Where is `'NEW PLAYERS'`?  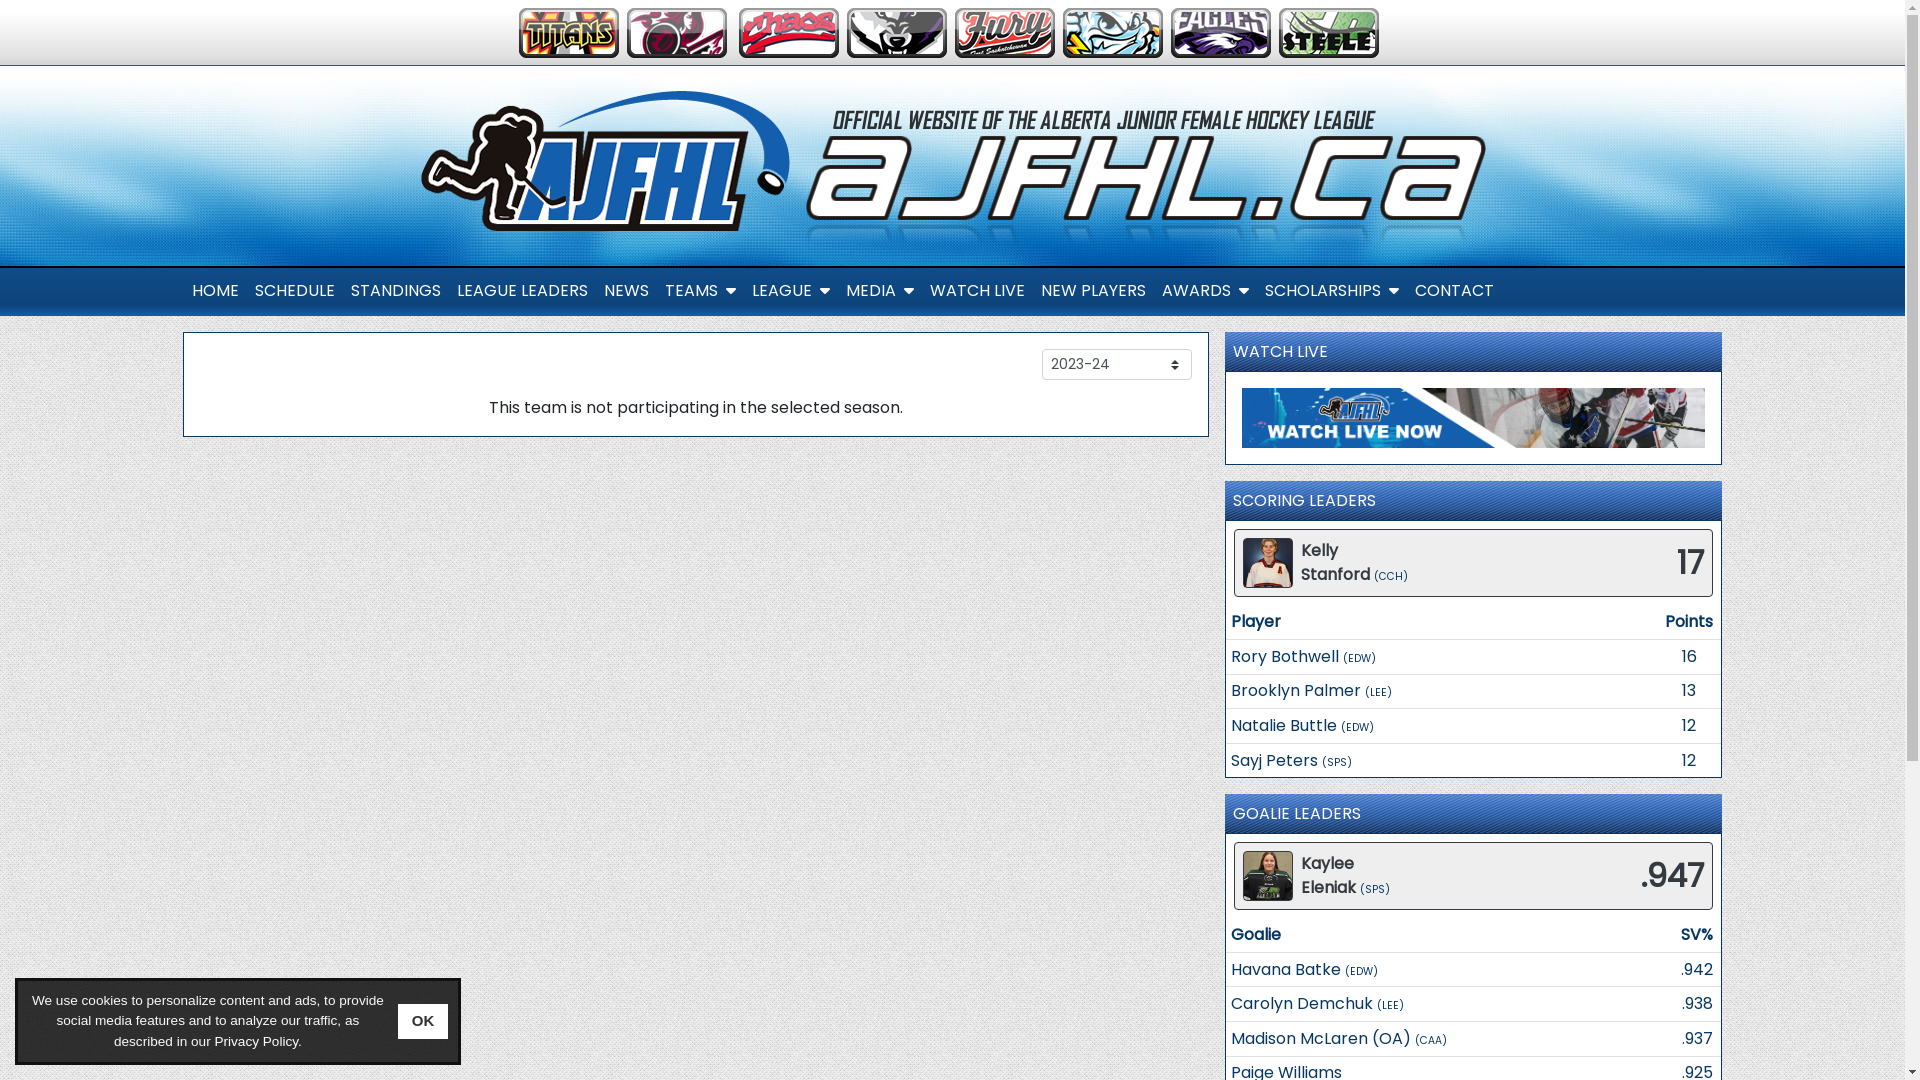
'NEW PLAYERS' is located at coordinates (1032, 290).